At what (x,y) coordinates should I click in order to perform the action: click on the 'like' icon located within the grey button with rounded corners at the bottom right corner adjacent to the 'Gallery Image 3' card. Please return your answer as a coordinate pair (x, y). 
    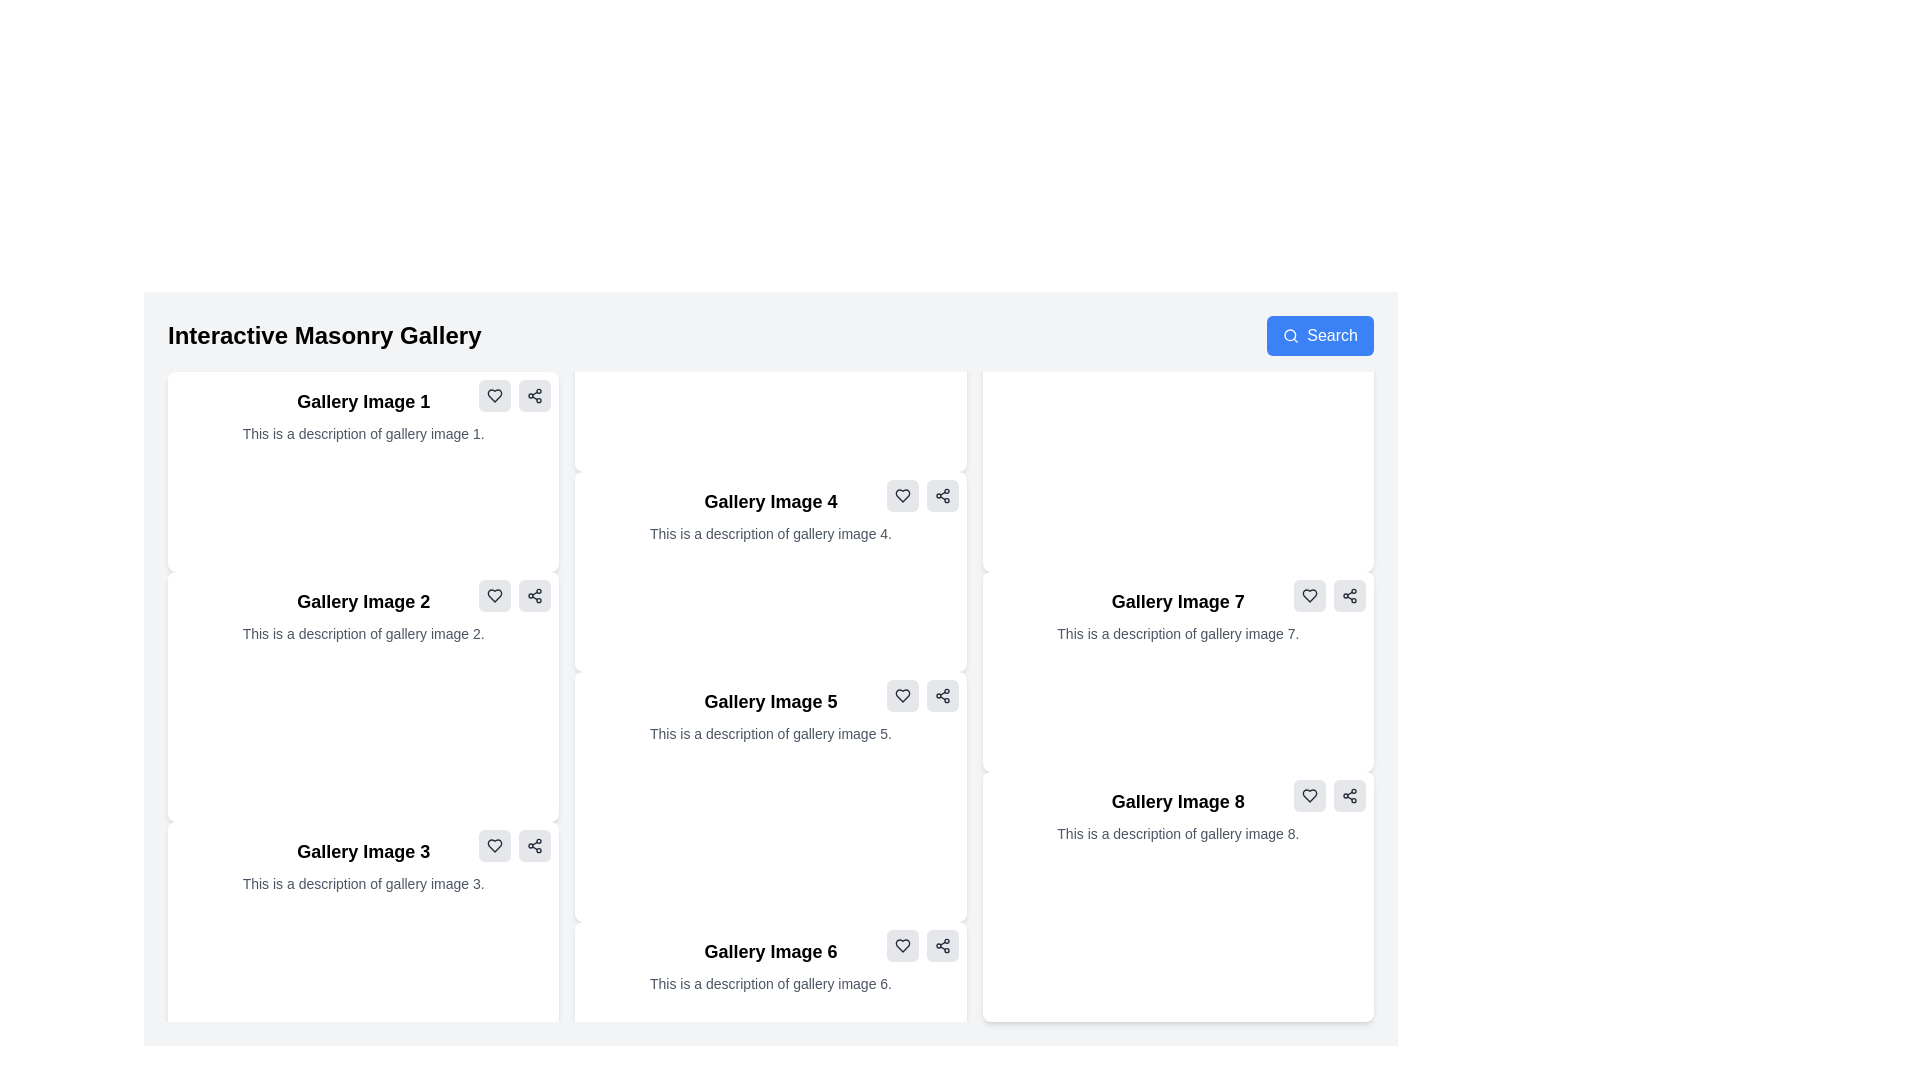
    Looking at the image, I should click on (495, 845).